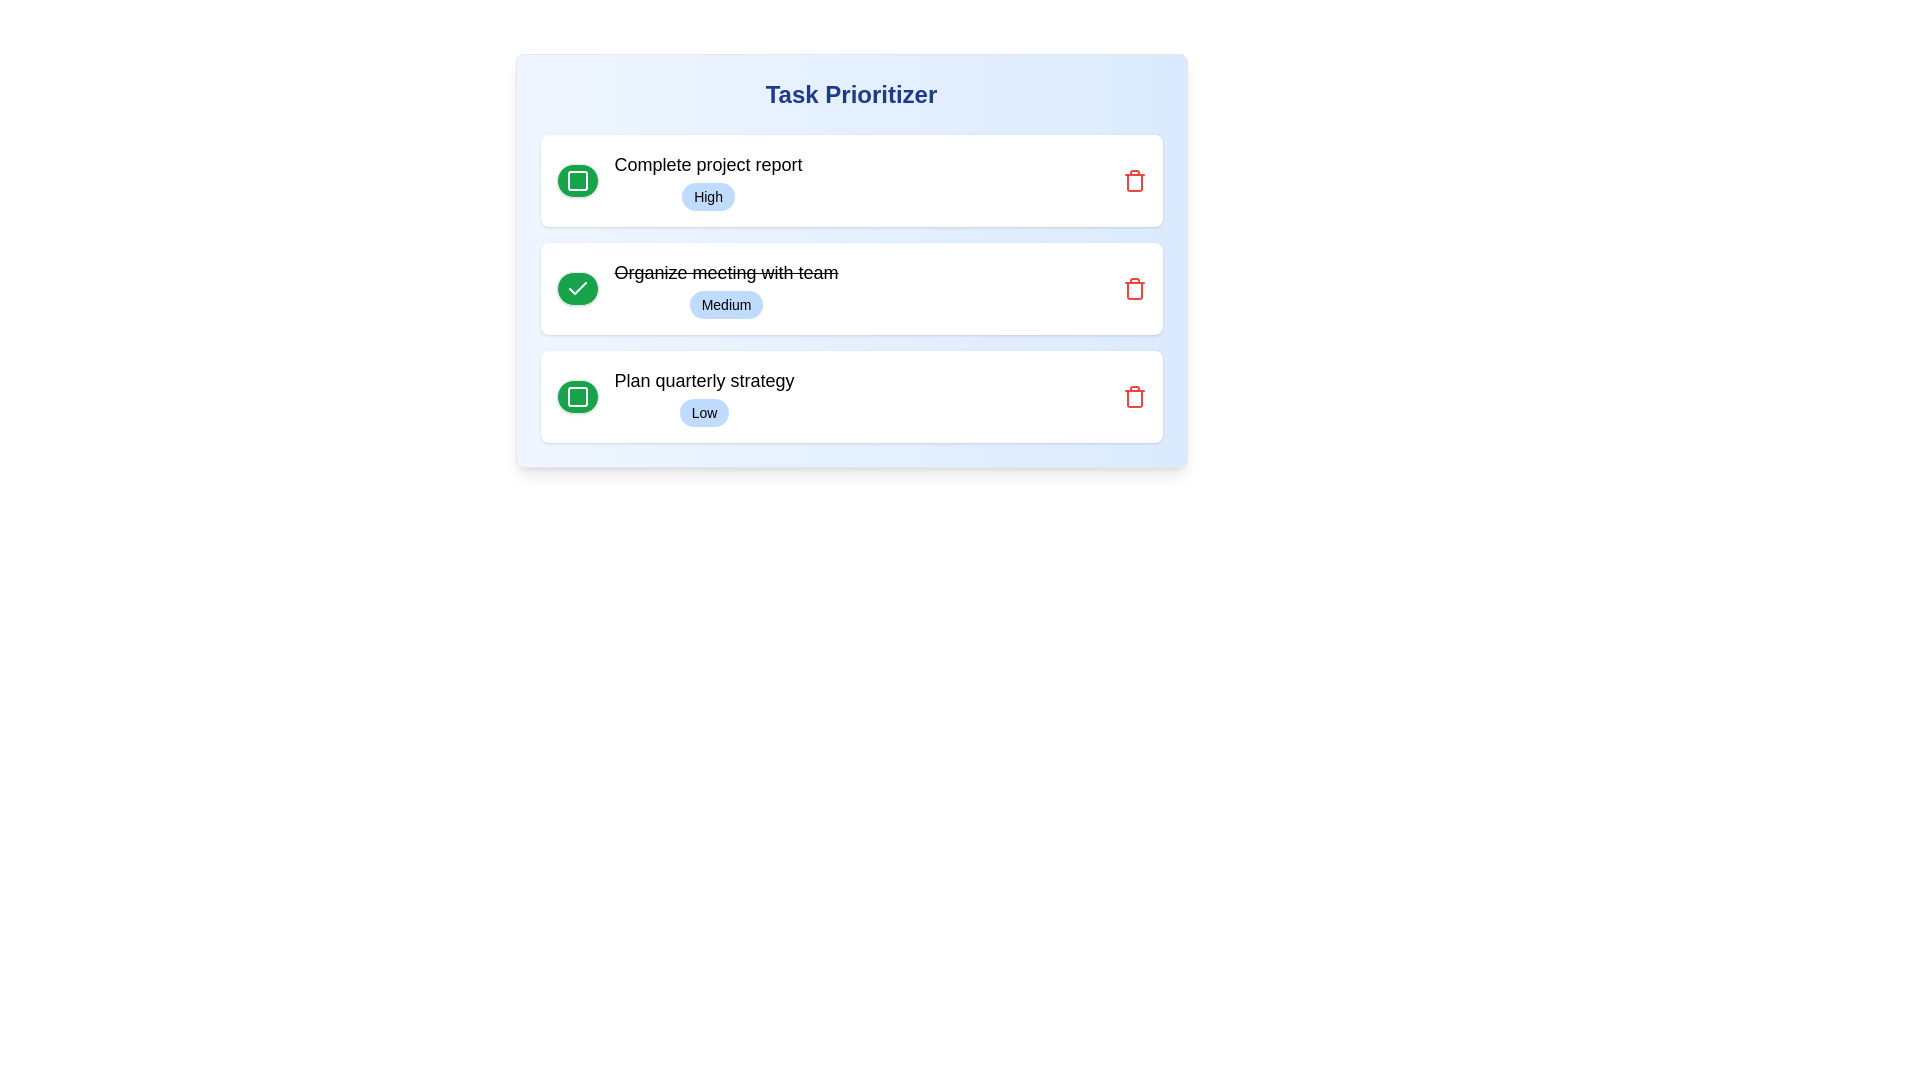  What do you see at coordinates (576, 289) in the screenshot?
I see `the interactive button` at bounding box center [576, 289].